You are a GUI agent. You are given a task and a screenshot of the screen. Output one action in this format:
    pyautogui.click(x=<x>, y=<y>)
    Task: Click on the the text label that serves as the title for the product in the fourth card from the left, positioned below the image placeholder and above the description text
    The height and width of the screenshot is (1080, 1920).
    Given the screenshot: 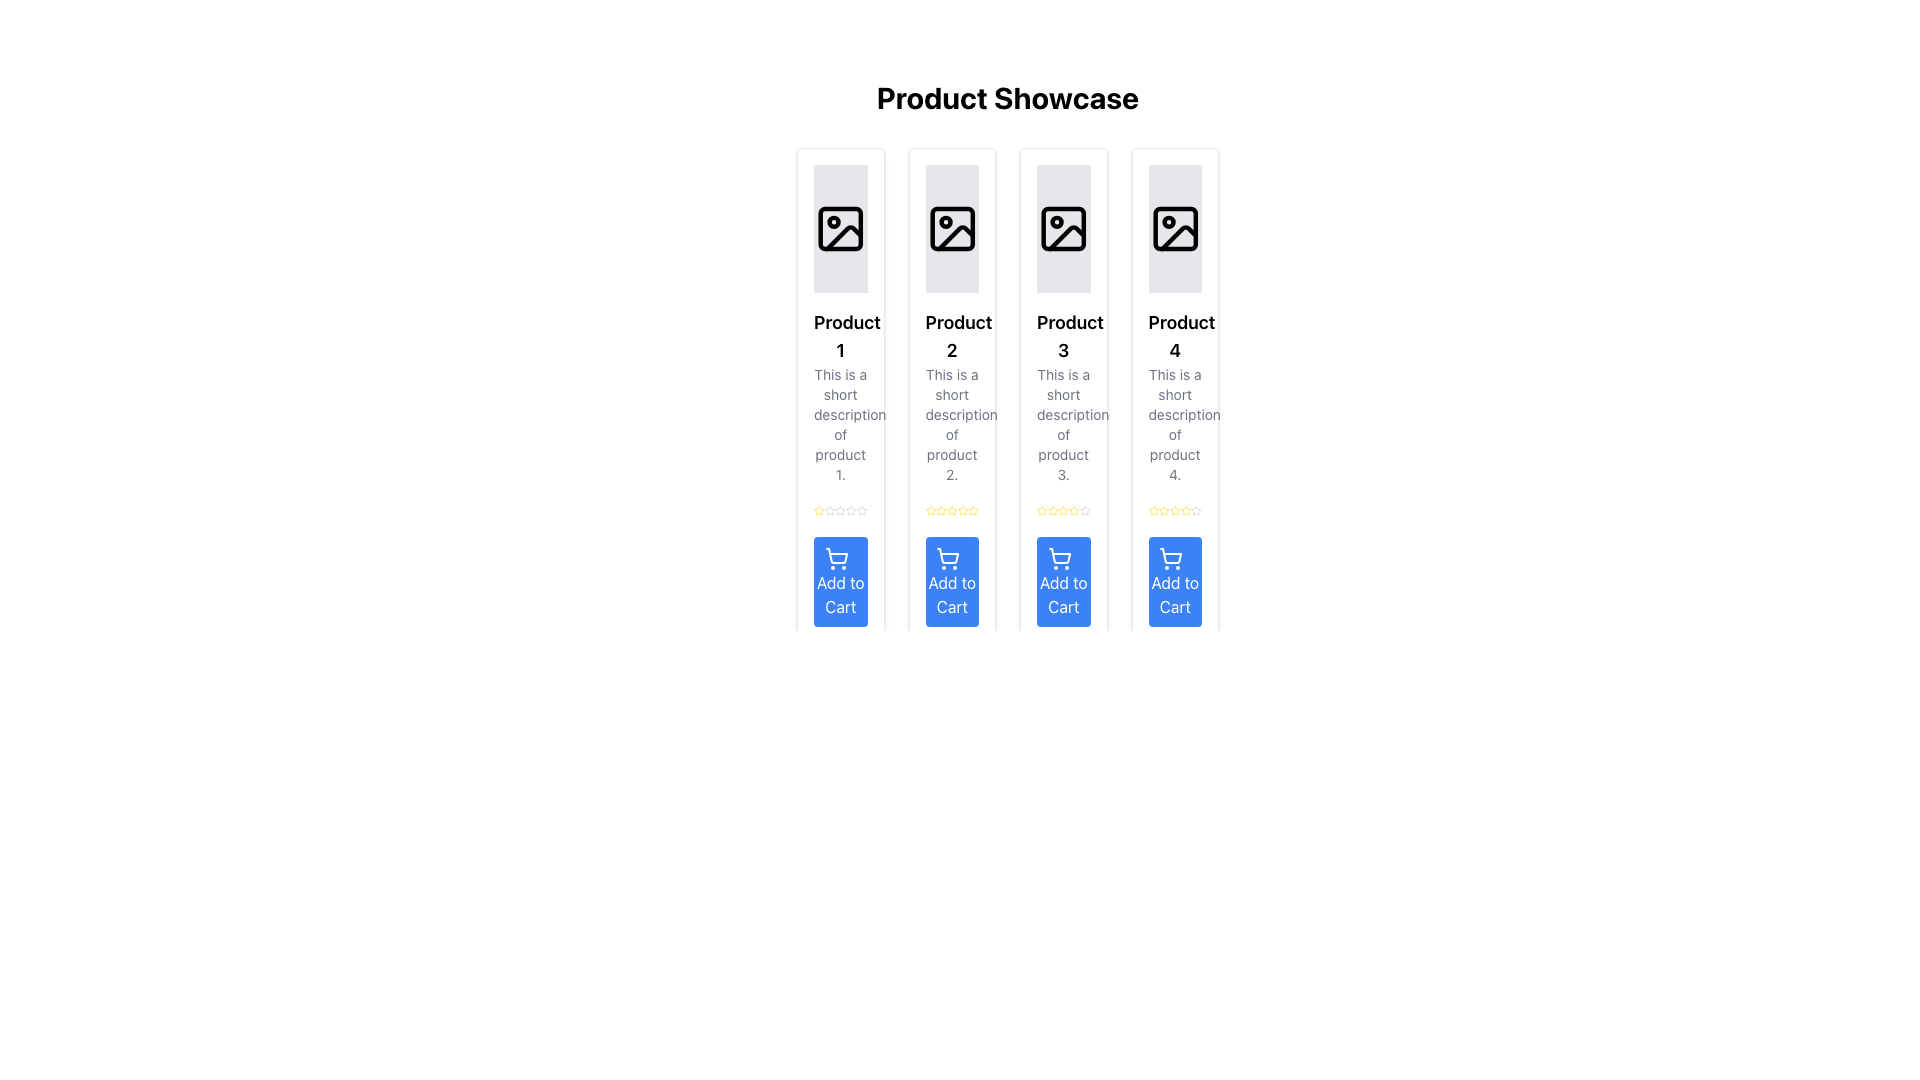 What is the action you would take?
    pyautogui.click(x=1175, y=335)
    